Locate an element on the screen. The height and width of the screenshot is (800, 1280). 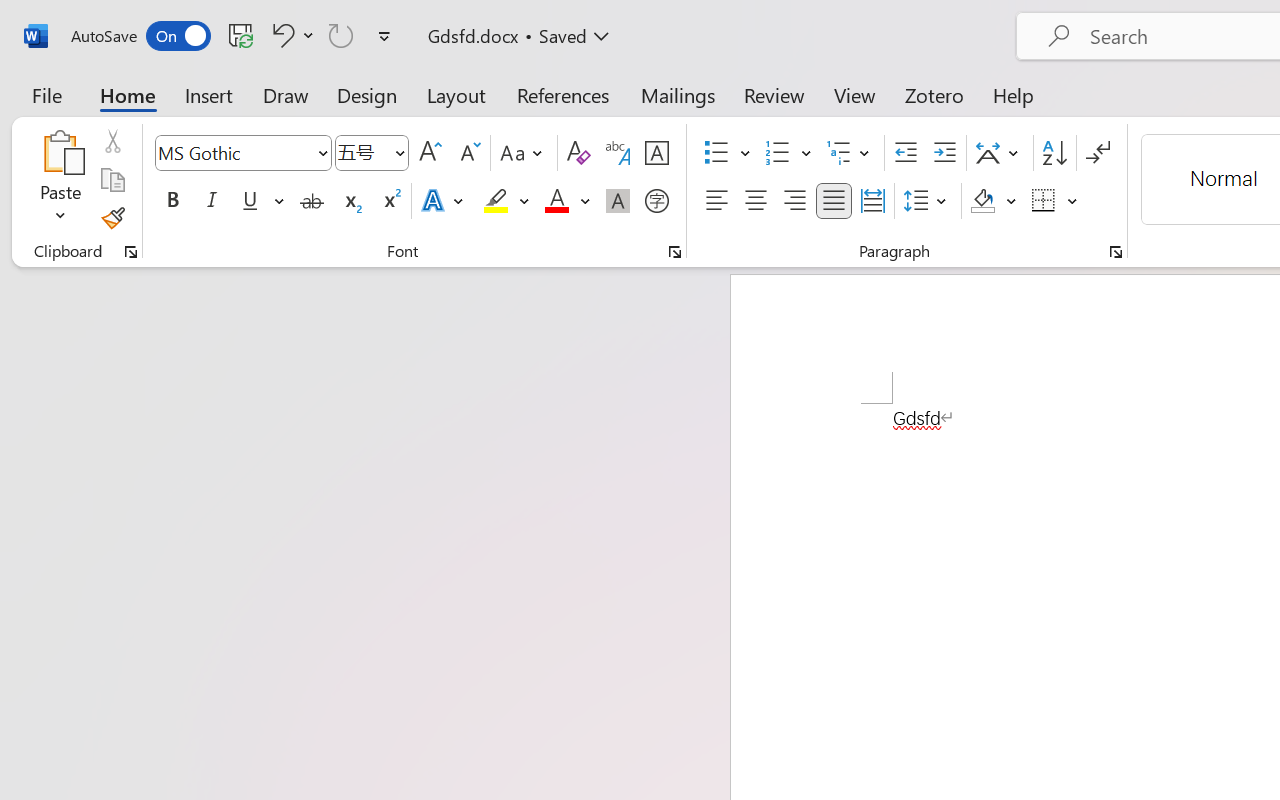
'Change Case' is located at coordinates (524, 153).